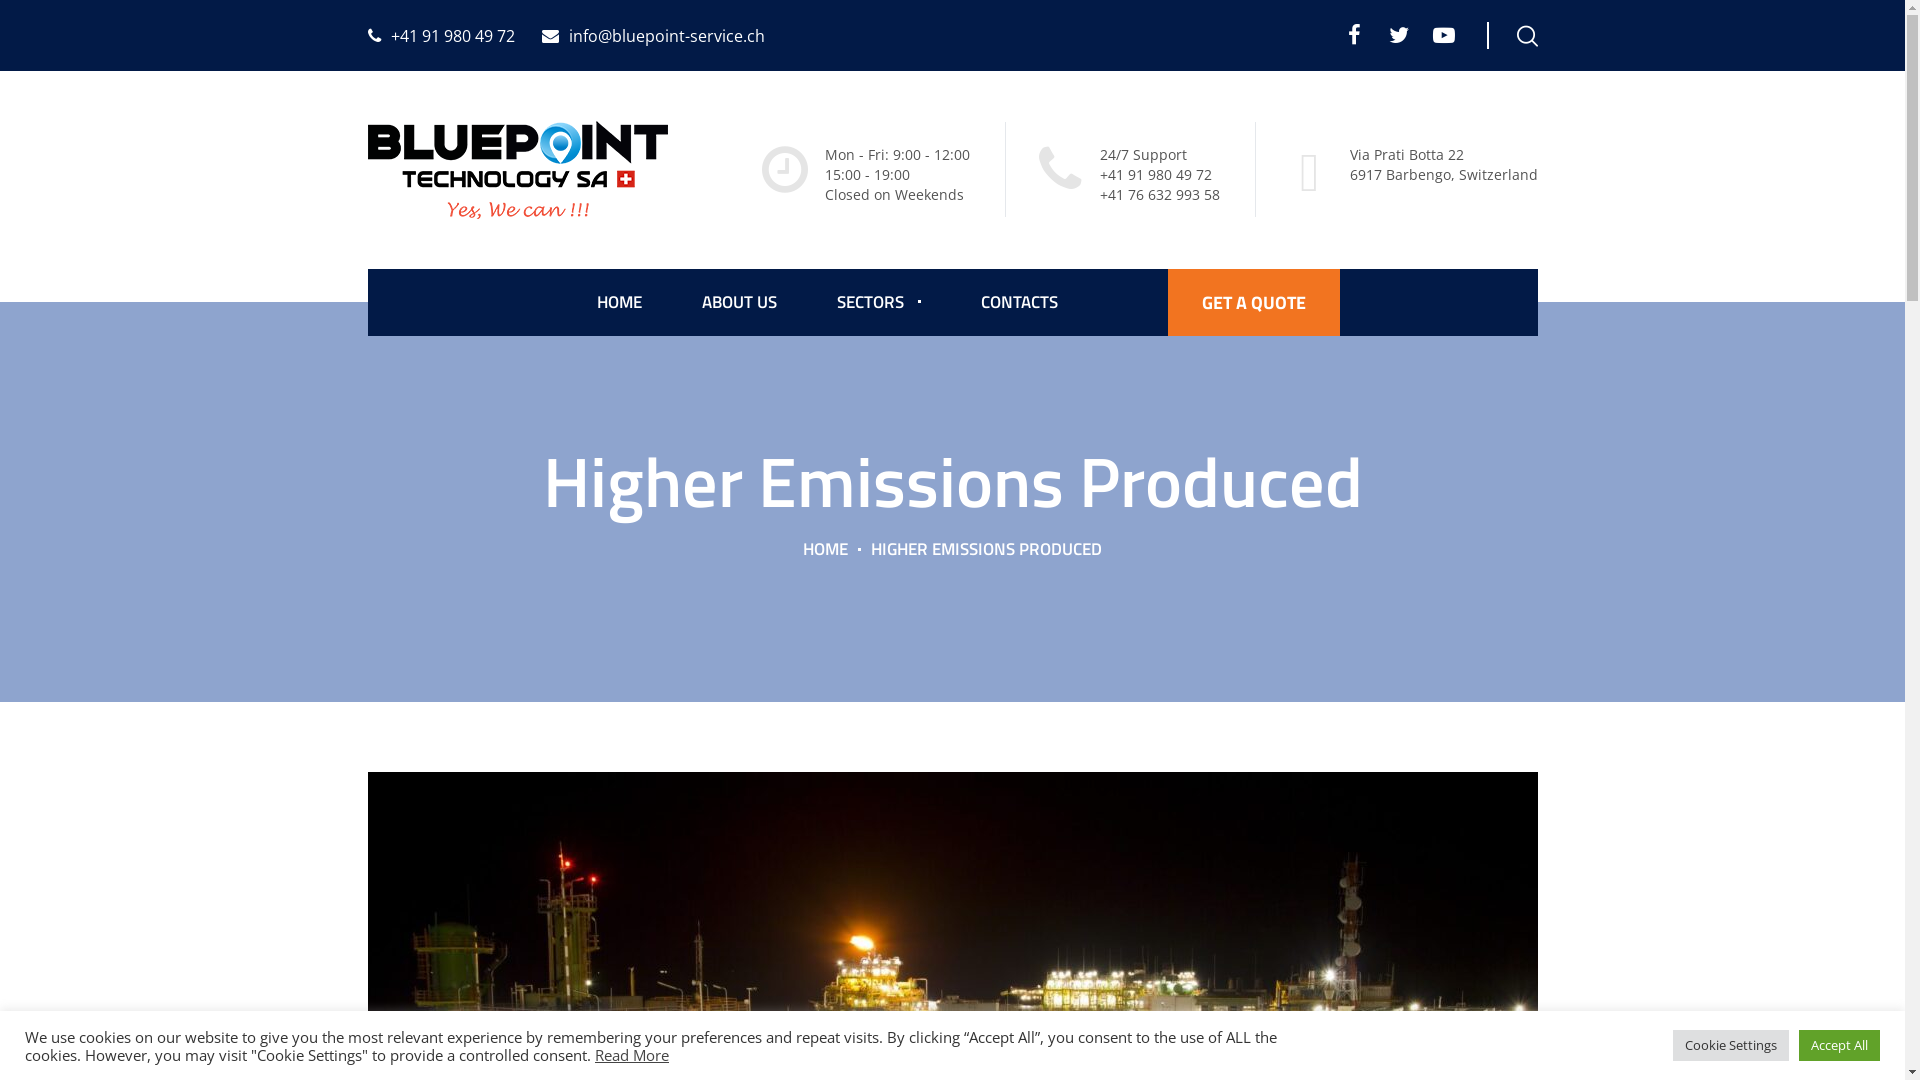 The width and height of the screenshot is (1920, 1080). I want to click on 'Twitter', so click(1397, 34).